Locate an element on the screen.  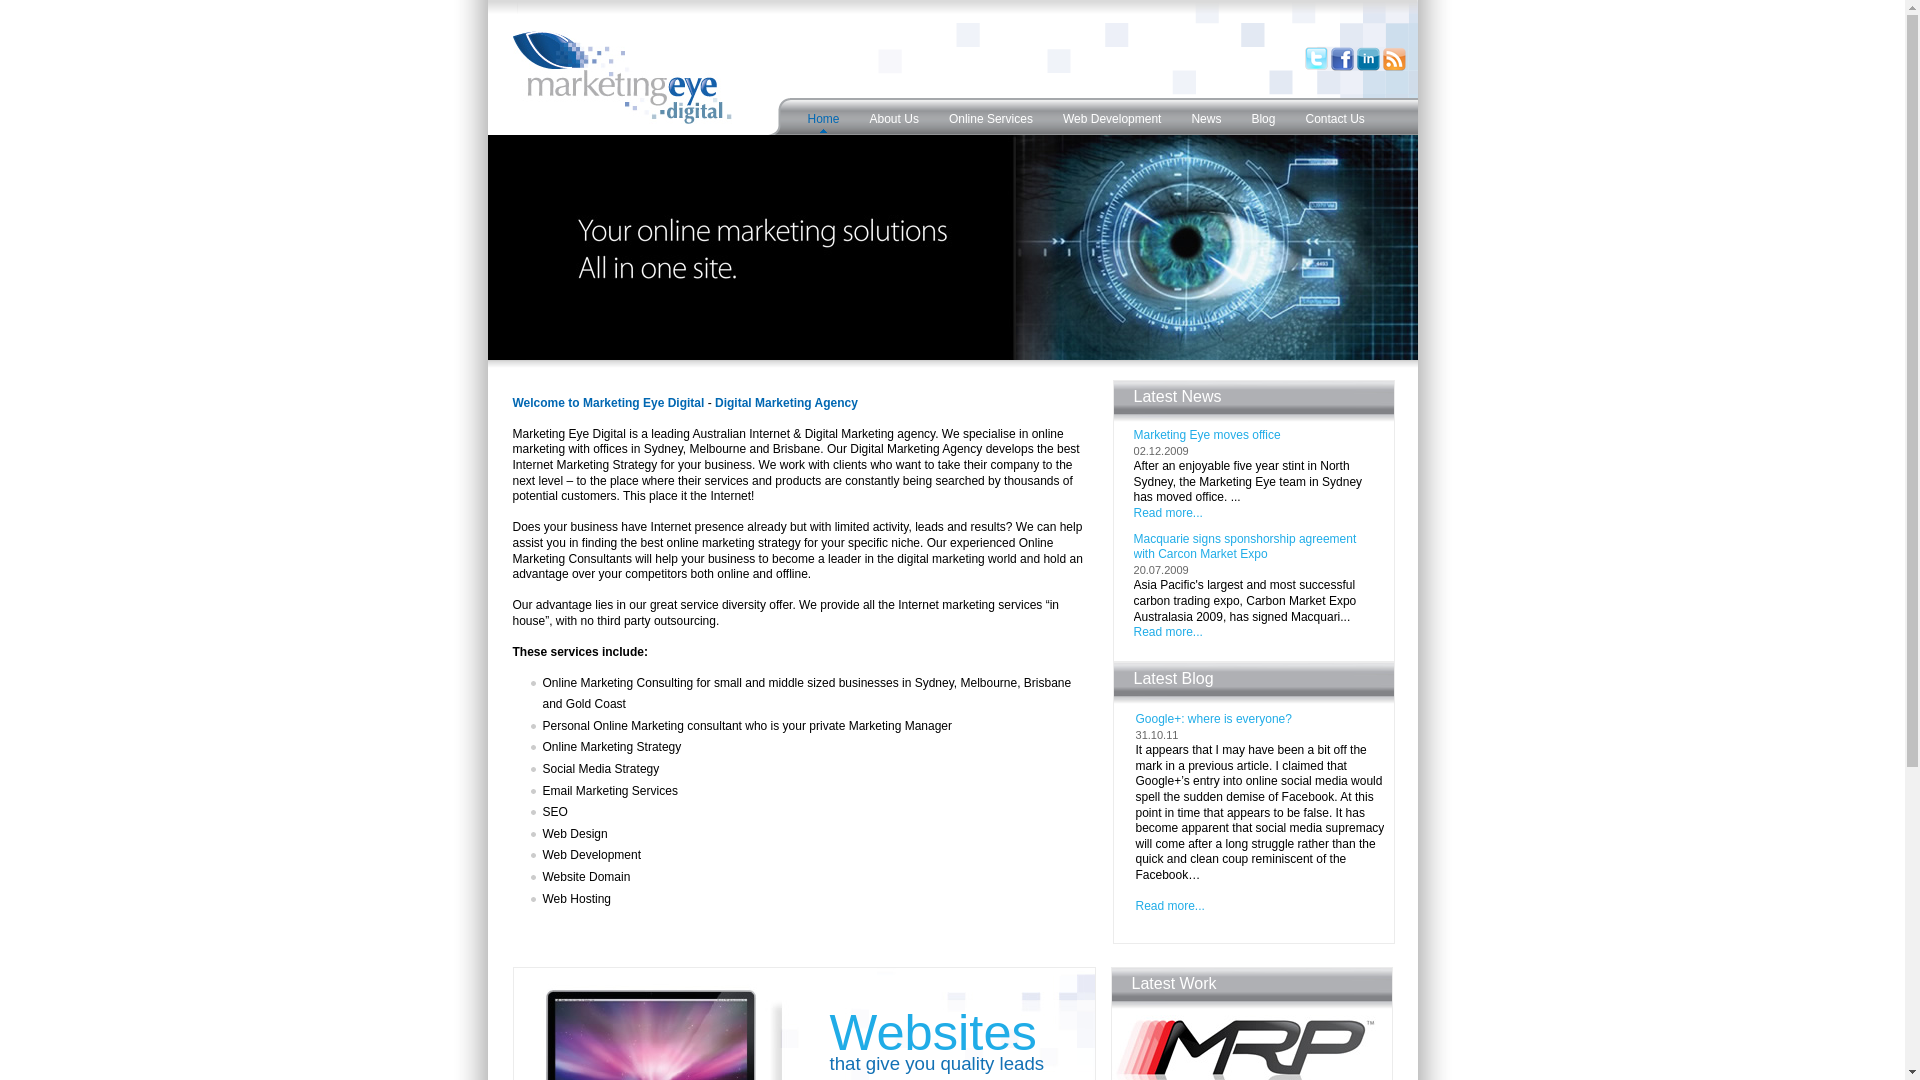
'Read more...' is located at coordinates (1170, 906).